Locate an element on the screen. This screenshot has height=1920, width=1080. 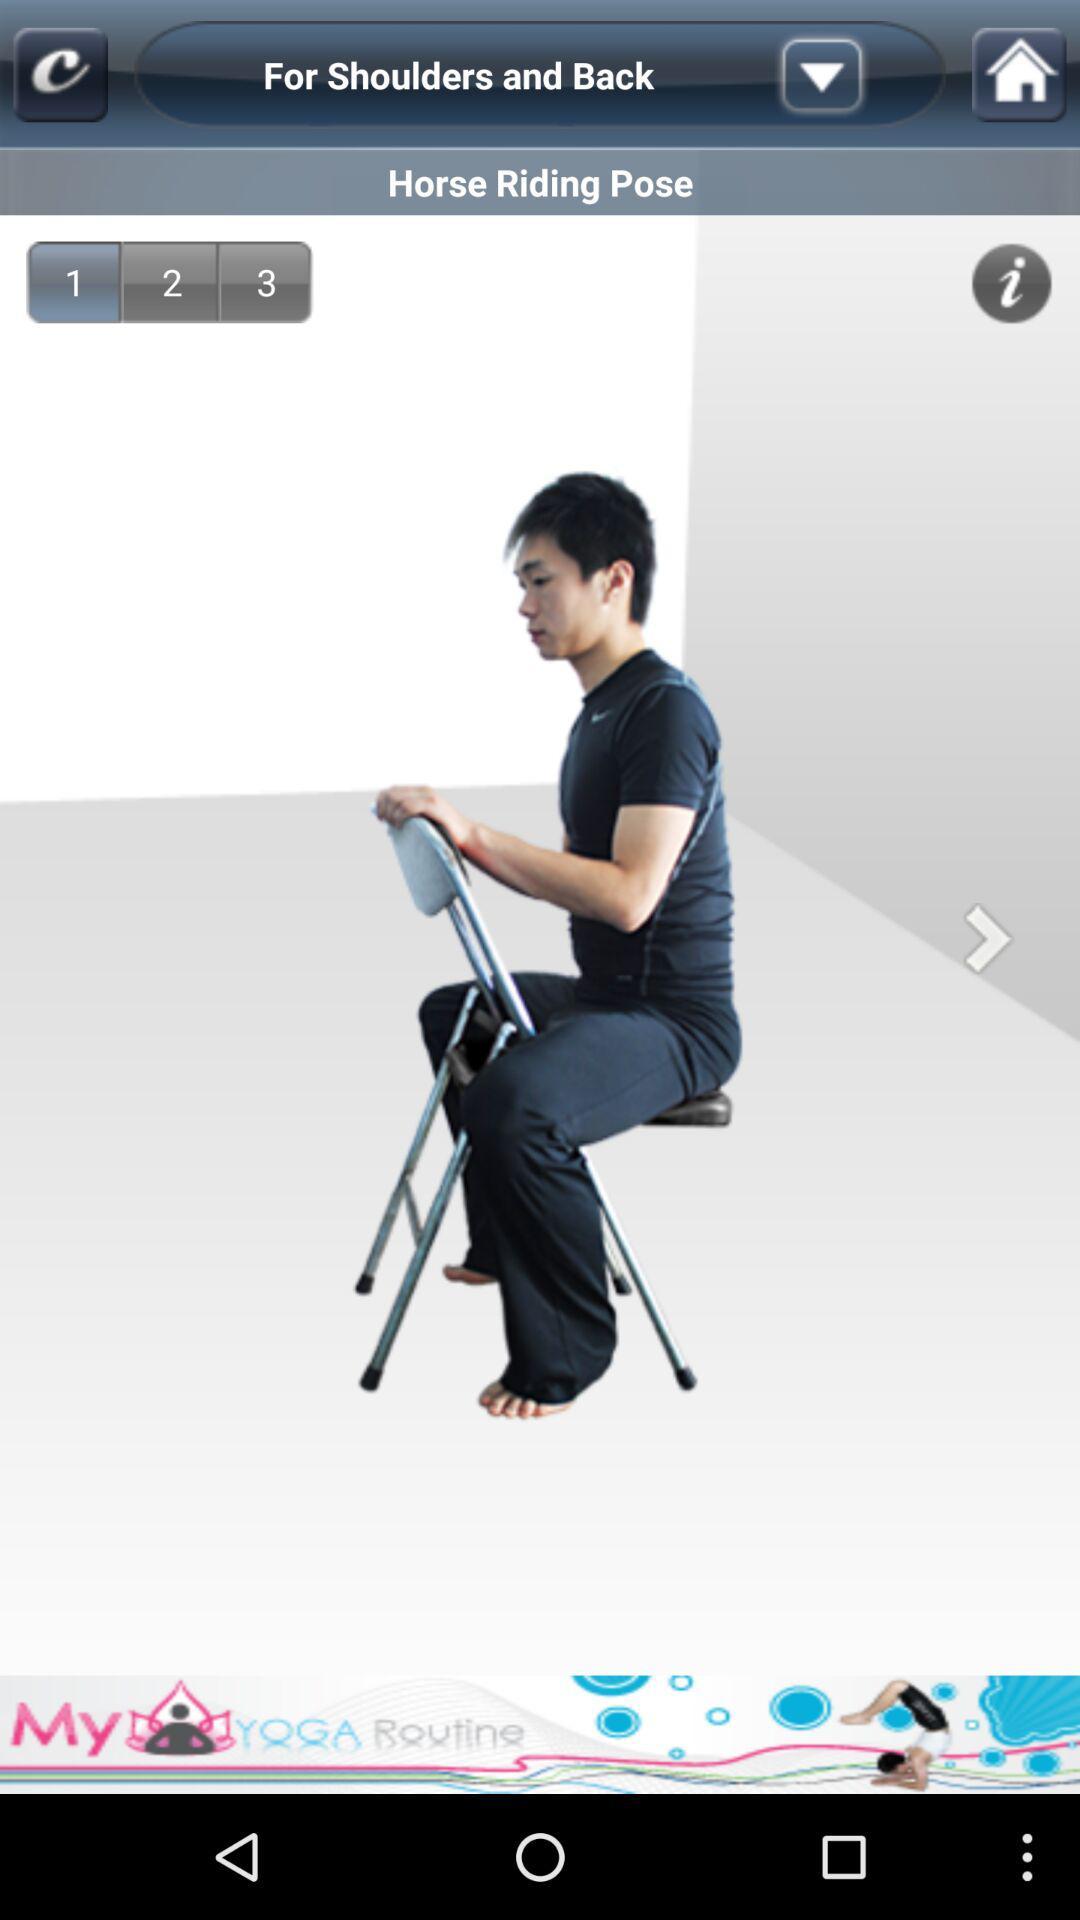
go home is located at coordinates (1019, 75).